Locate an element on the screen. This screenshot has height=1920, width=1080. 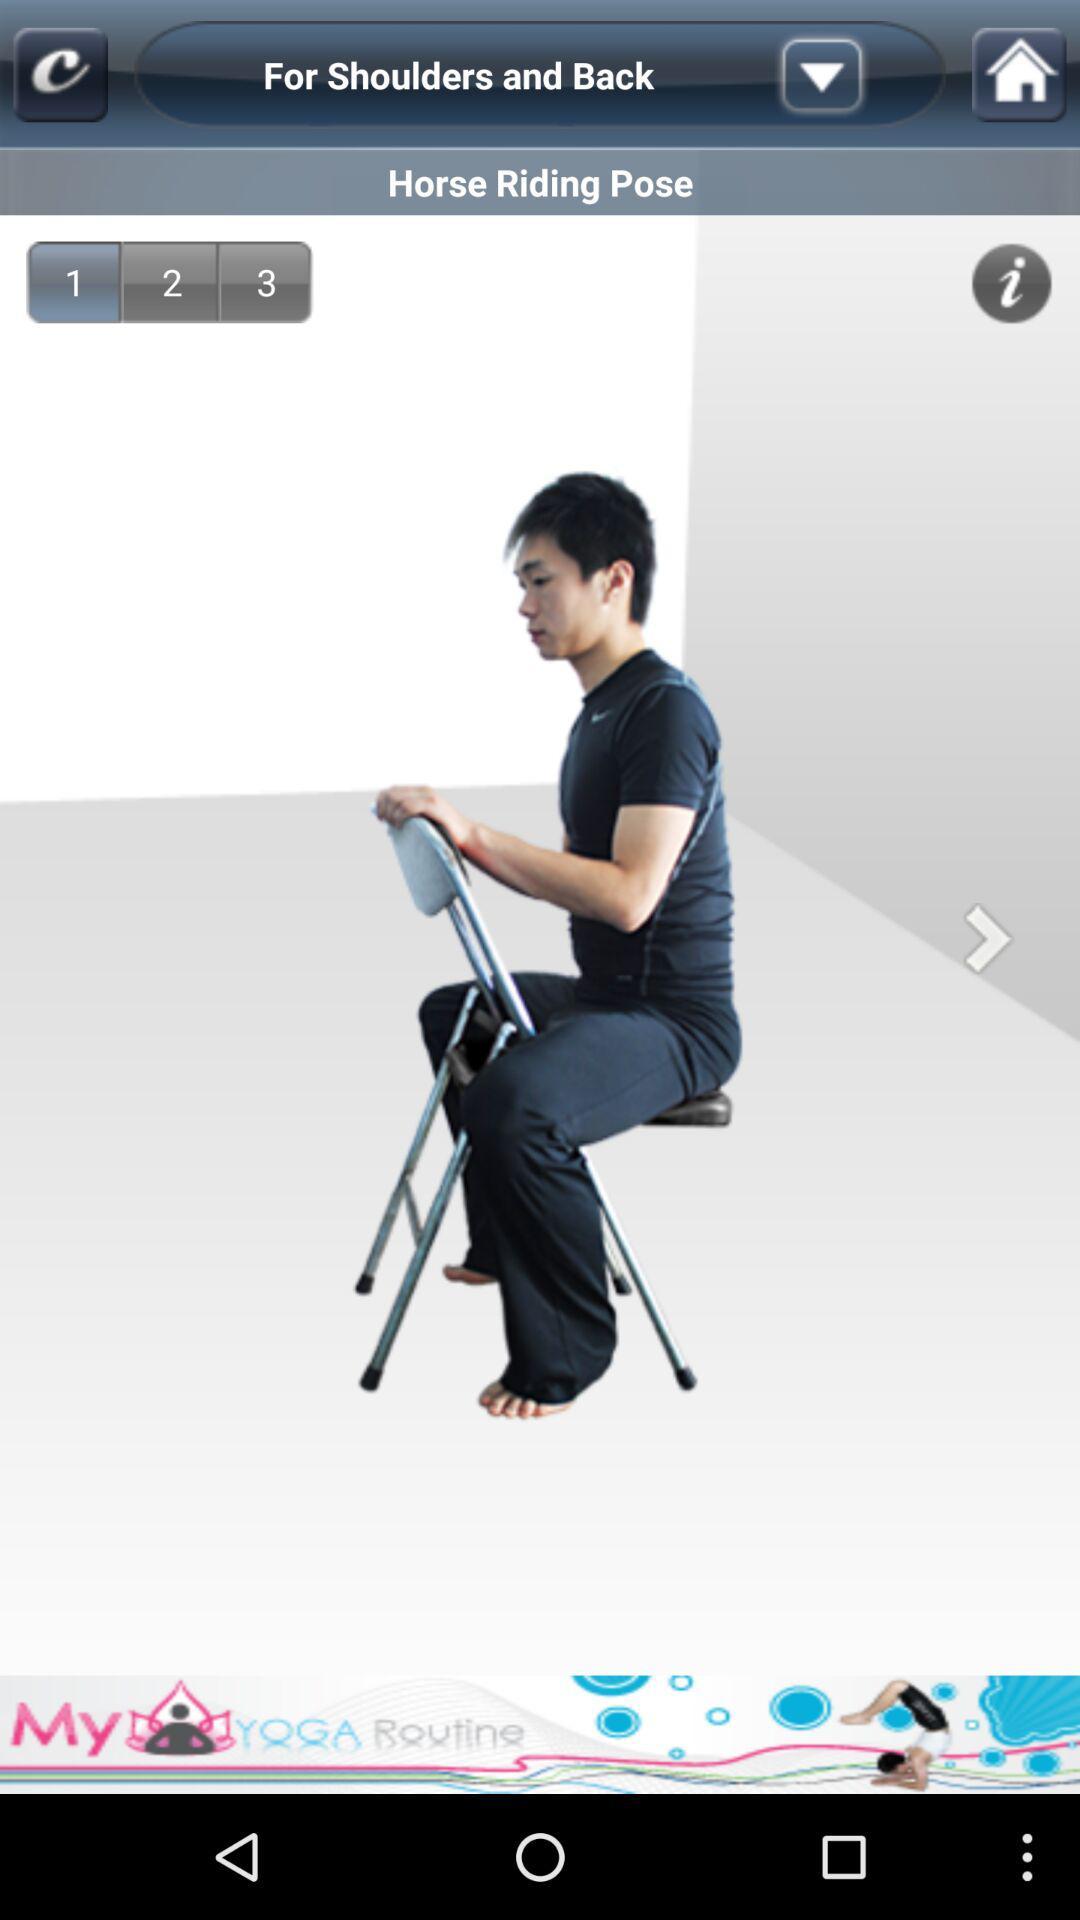
go home is located at coordinates (1019, 75).